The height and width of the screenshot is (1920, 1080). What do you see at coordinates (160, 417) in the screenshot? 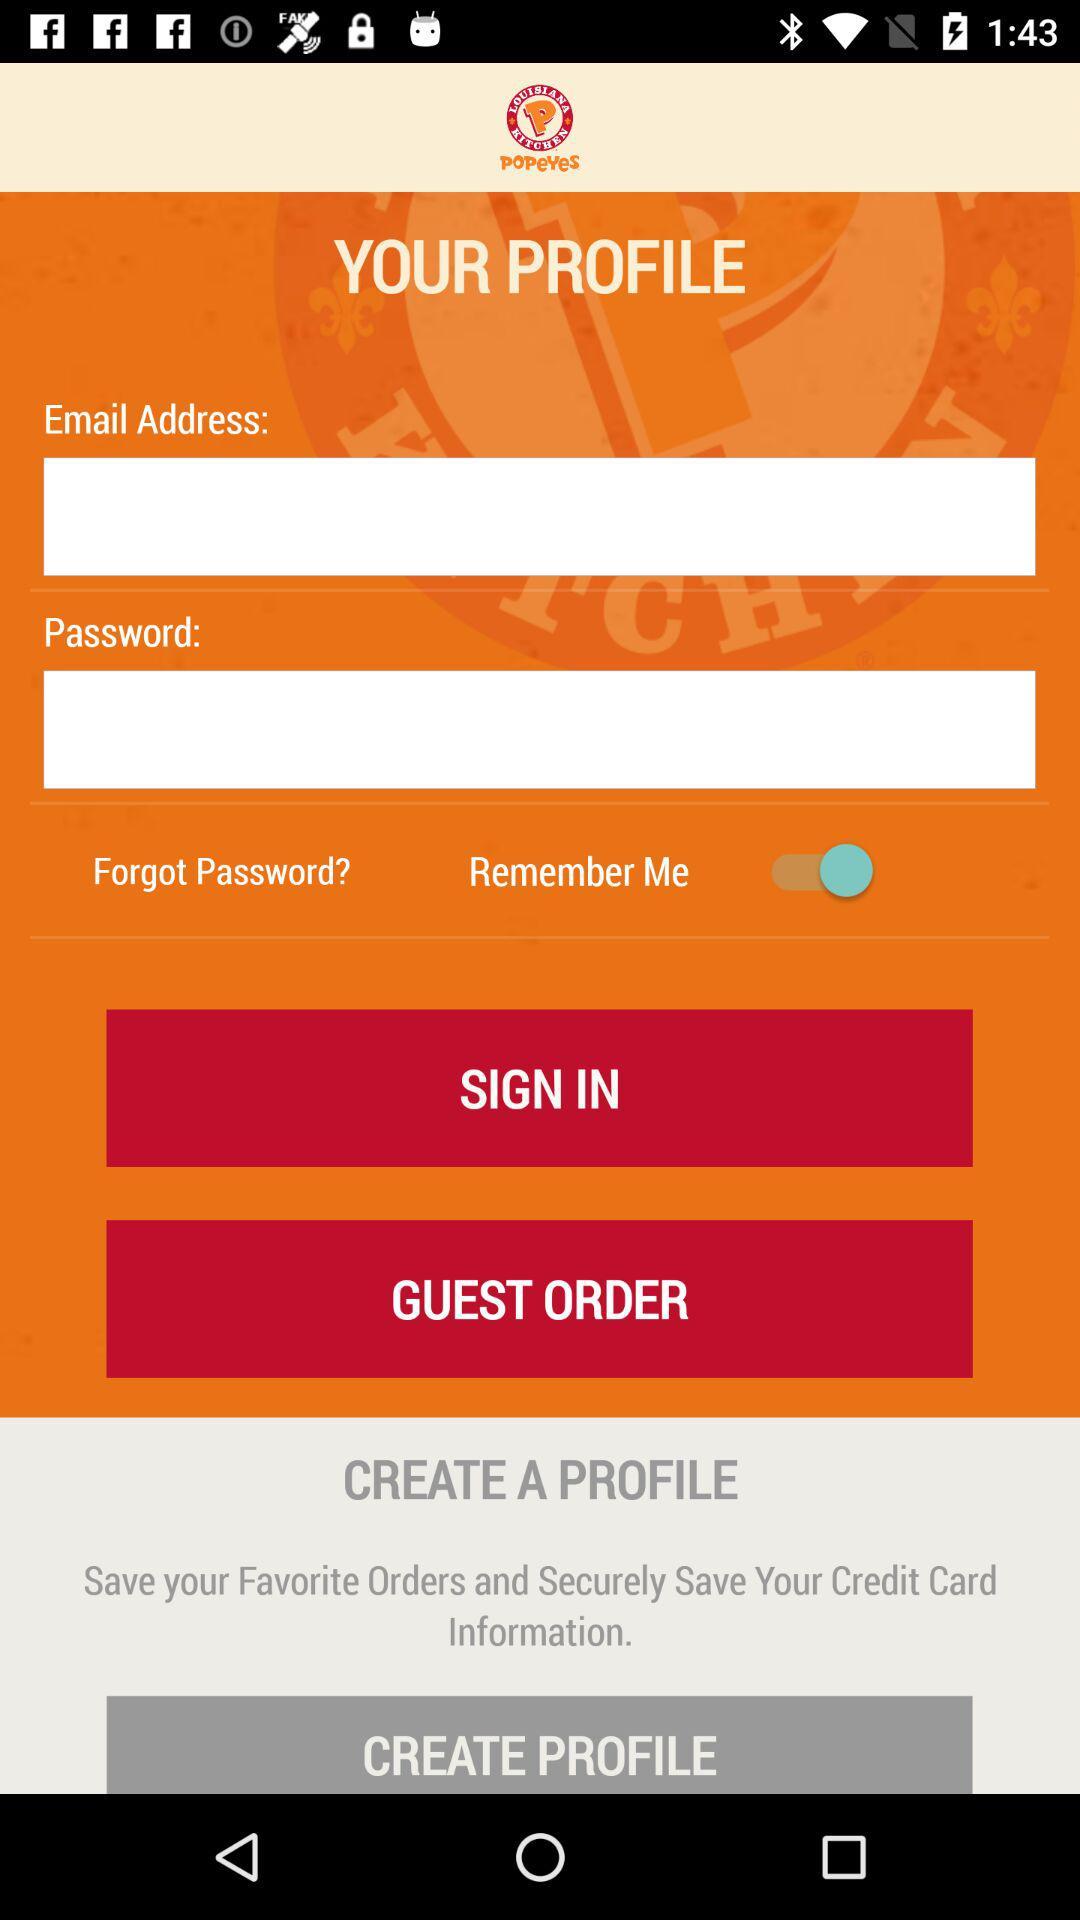
I see `the email address: icon` at bounding box center [160, 417].